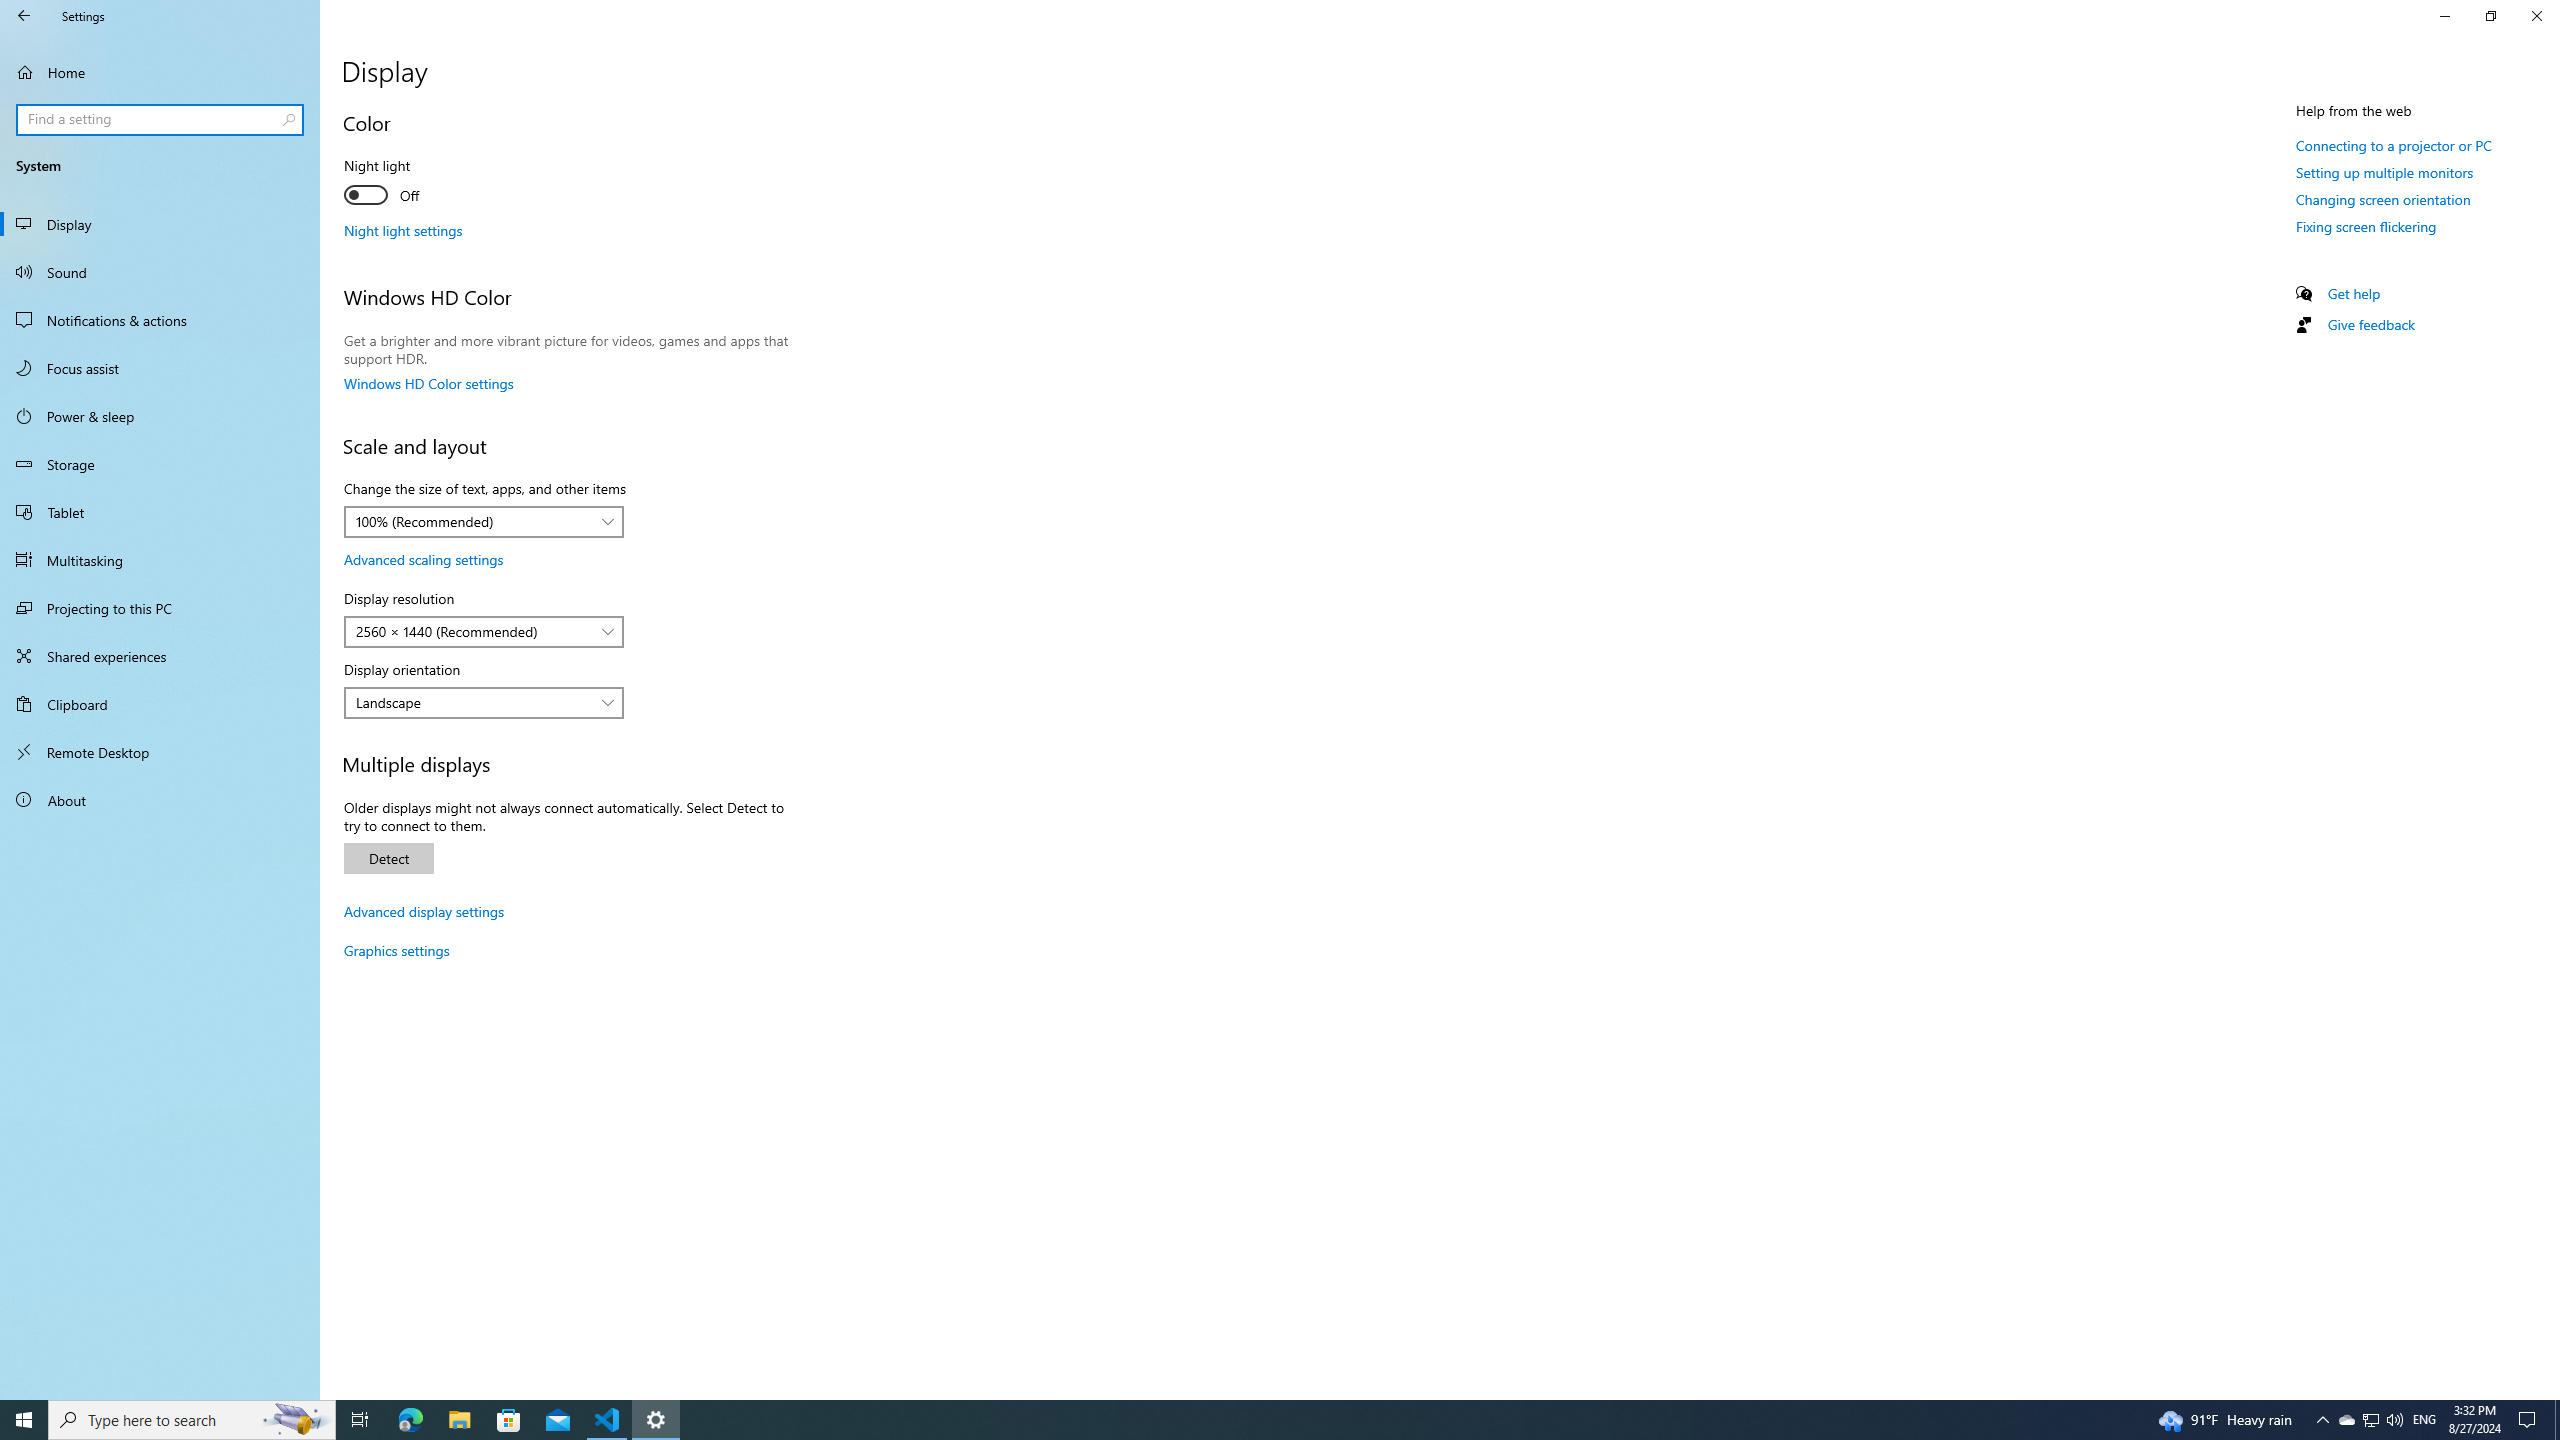 The image size is (2560, 1440). What do you see at coordinates (159, 654) in the screenshot?
I see `'Shared experiences'` at bounding box center [159, 654].